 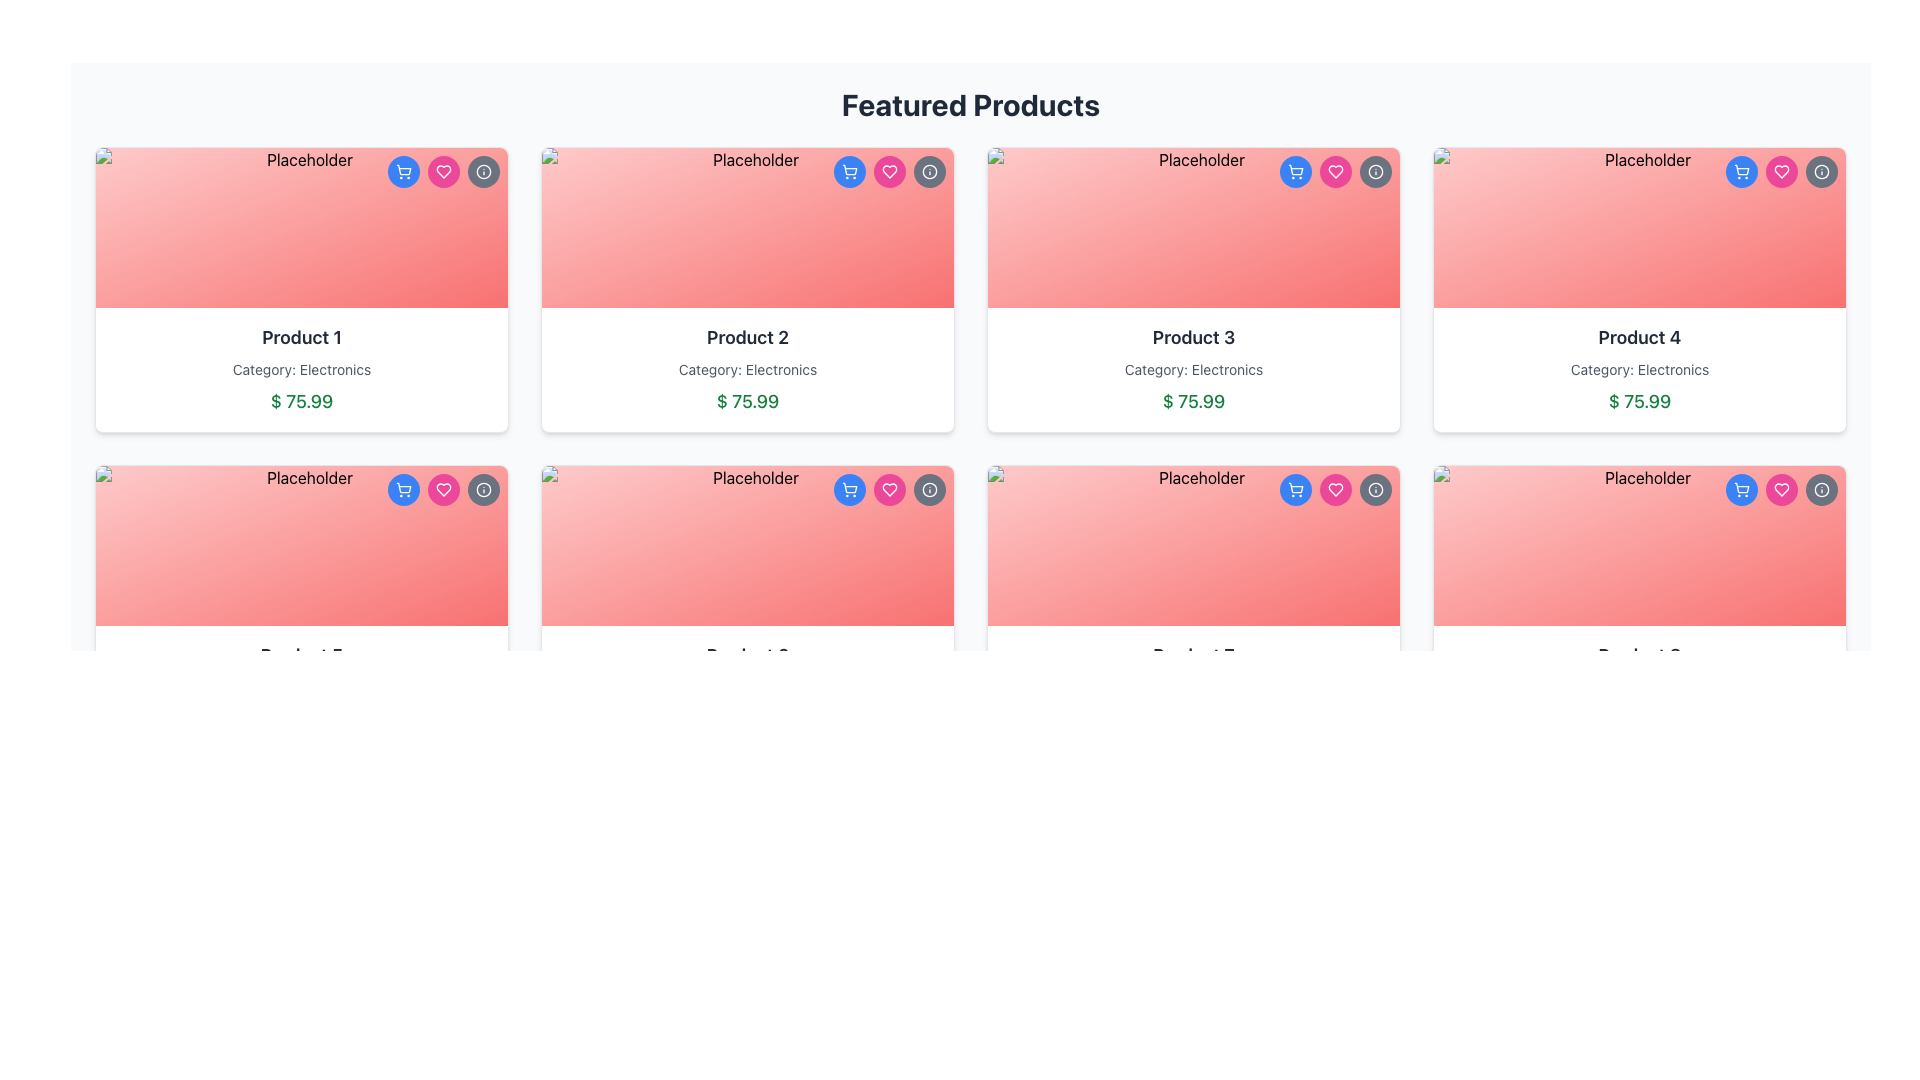 What do you see at coordinates (1194, 401) in the screenshot?
I see `the price display for 'Product 3' located at the bottom of the card, underneath 'Category: Electronics'` at bounding box center [1194, 401].